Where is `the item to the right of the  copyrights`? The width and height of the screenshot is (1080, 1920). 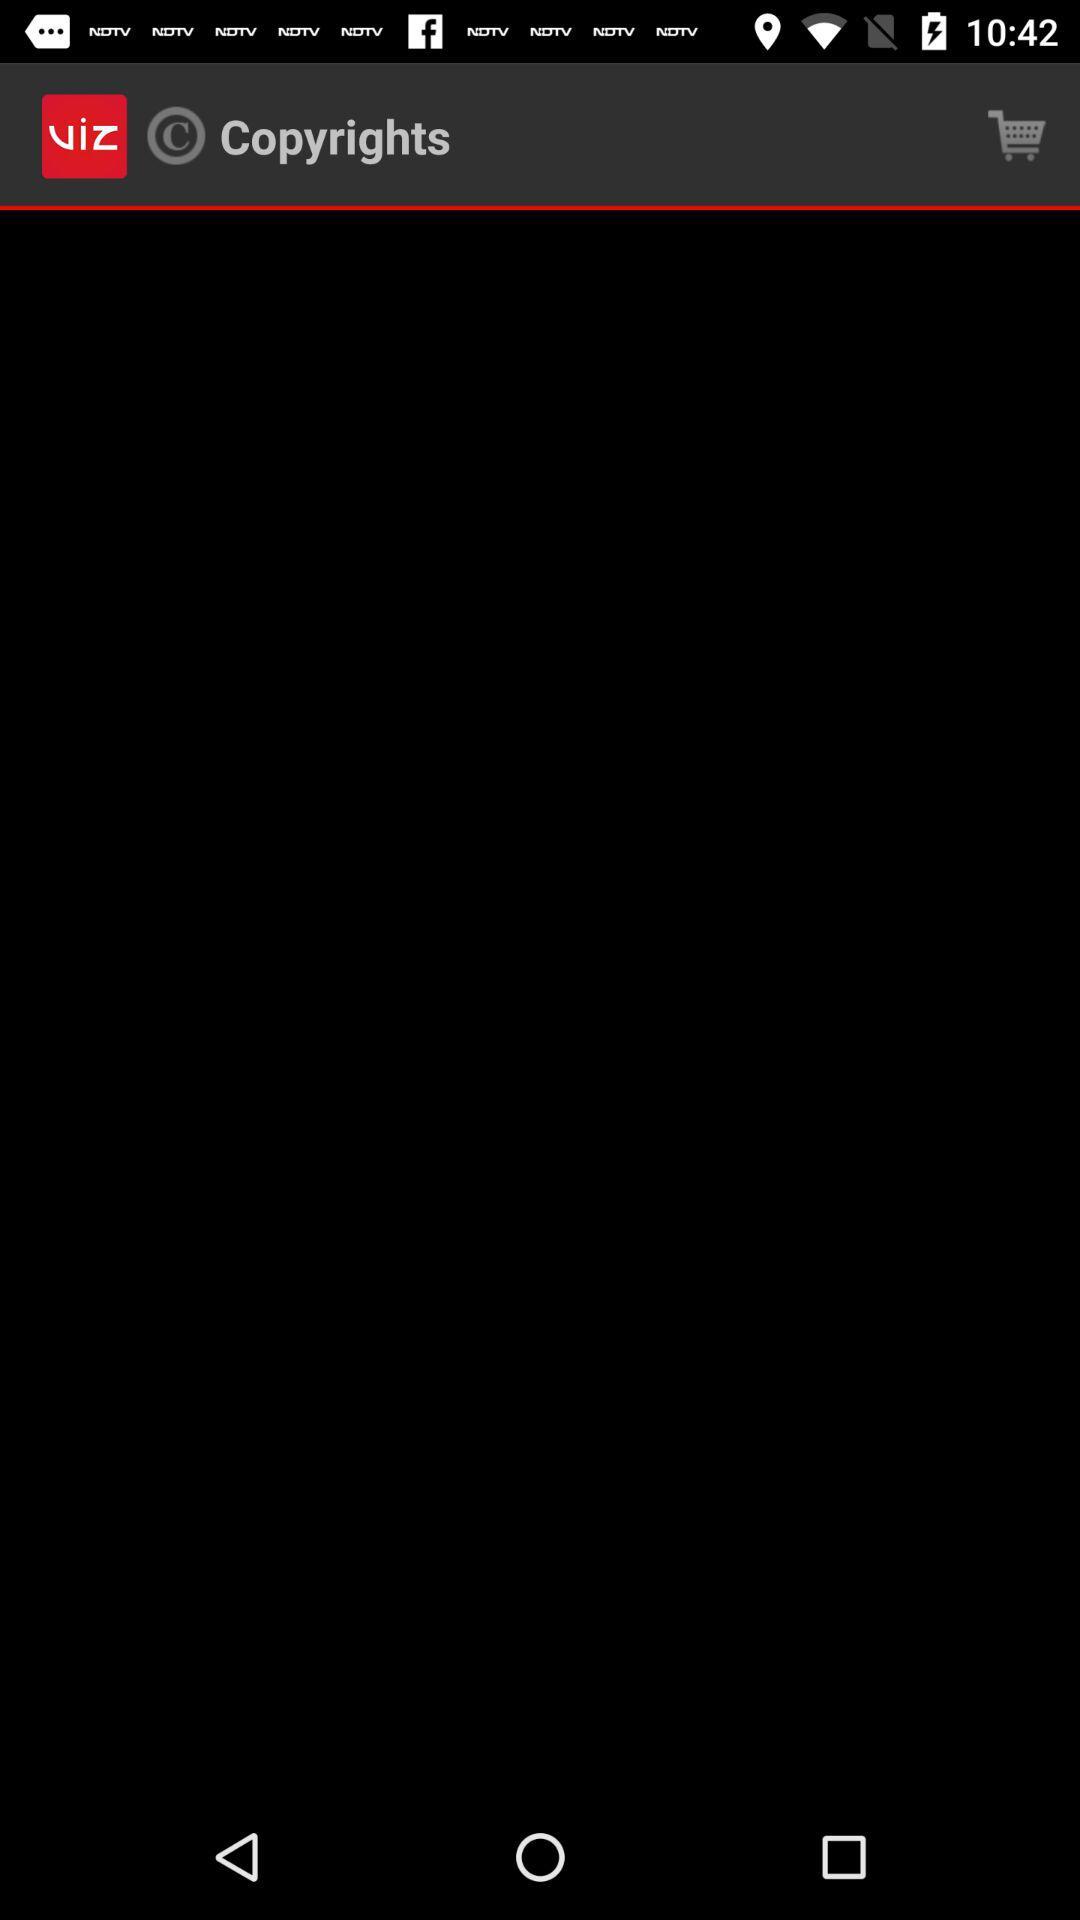
the item to the right of the  copyrights is located at coordinates (1017, 135).